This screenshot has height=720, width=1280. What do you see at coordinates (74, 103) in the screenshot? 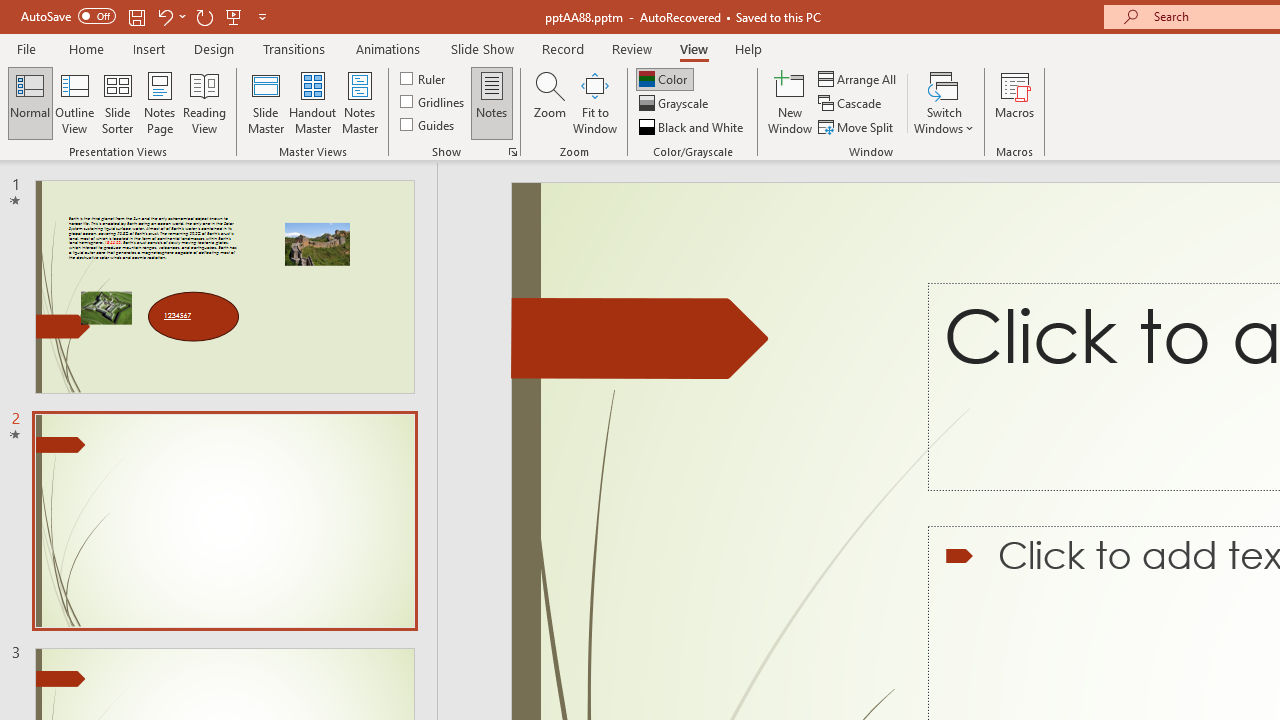
I see `'Outline View'` at bounding box center [74, 103].